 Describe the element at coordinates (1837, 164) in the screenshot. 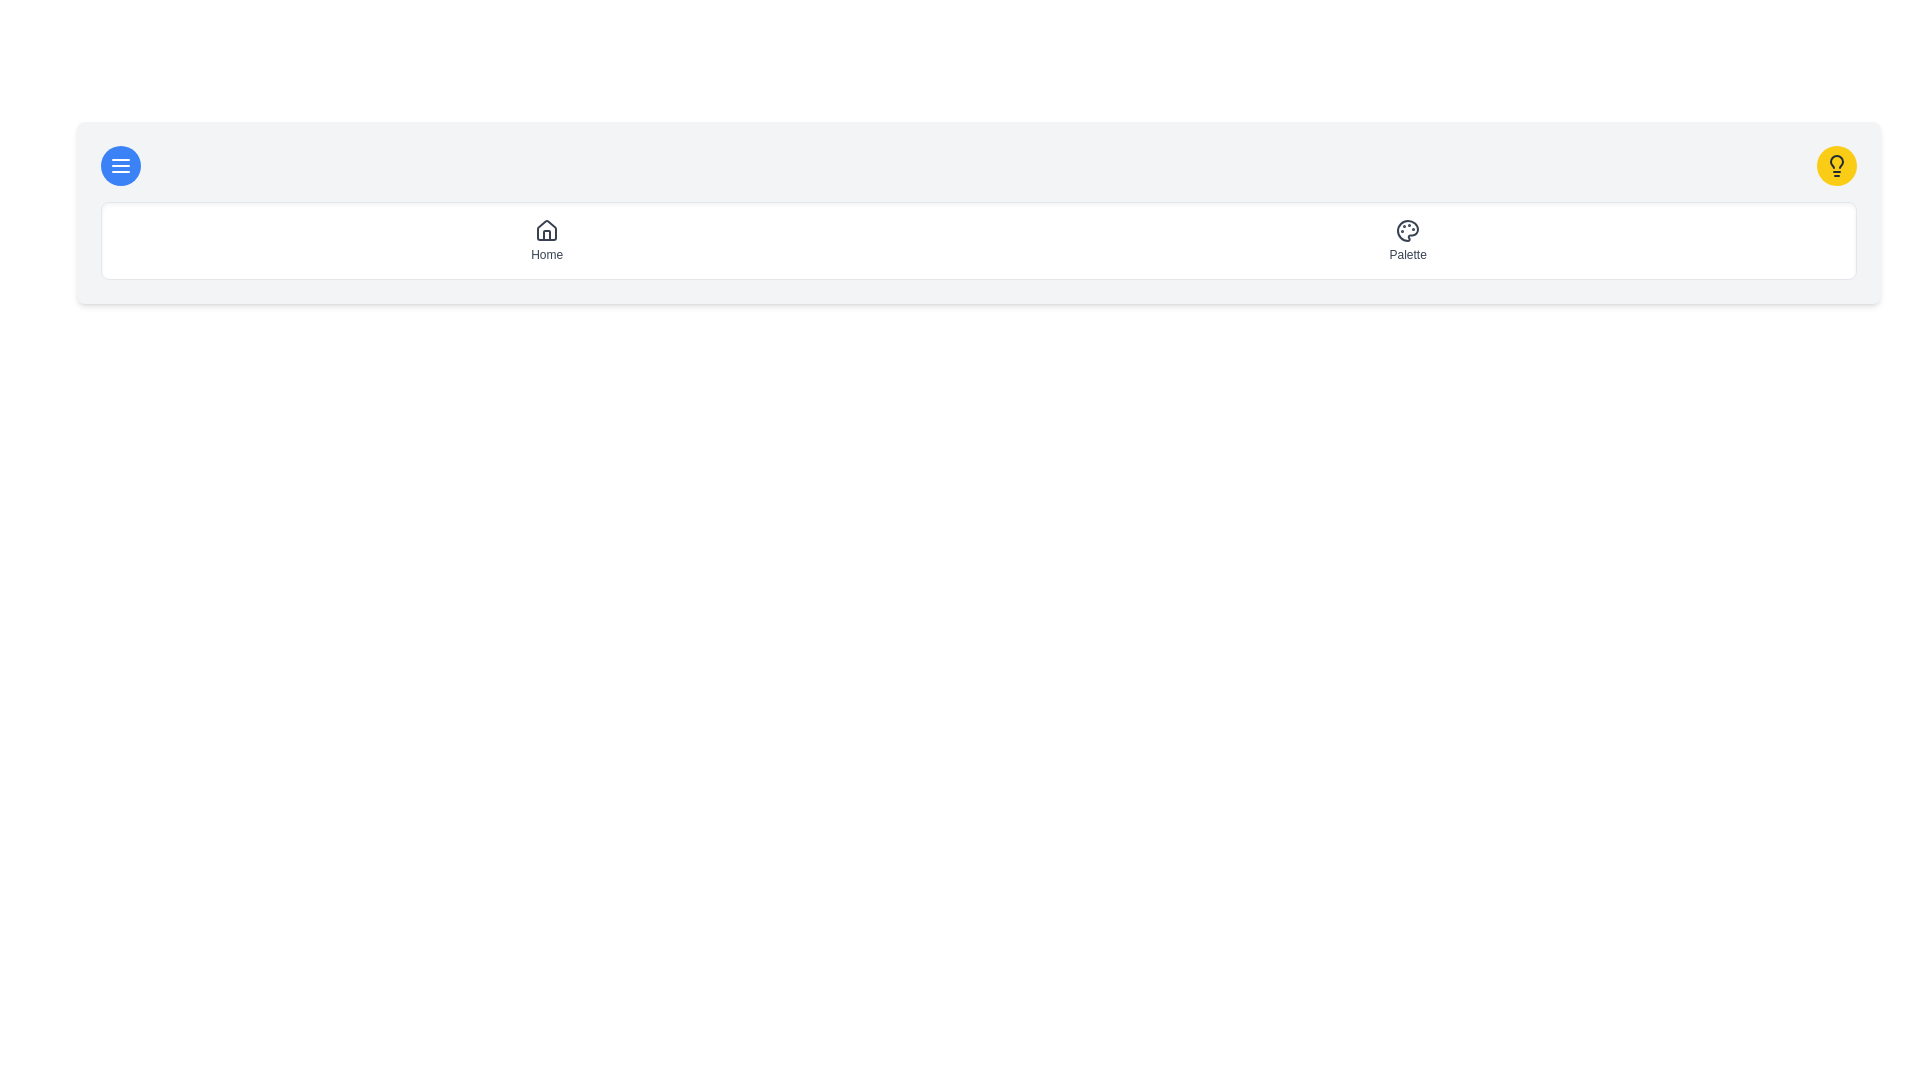

I see `the lightbulb icon located on the far right of the top navigation bar` at that location.